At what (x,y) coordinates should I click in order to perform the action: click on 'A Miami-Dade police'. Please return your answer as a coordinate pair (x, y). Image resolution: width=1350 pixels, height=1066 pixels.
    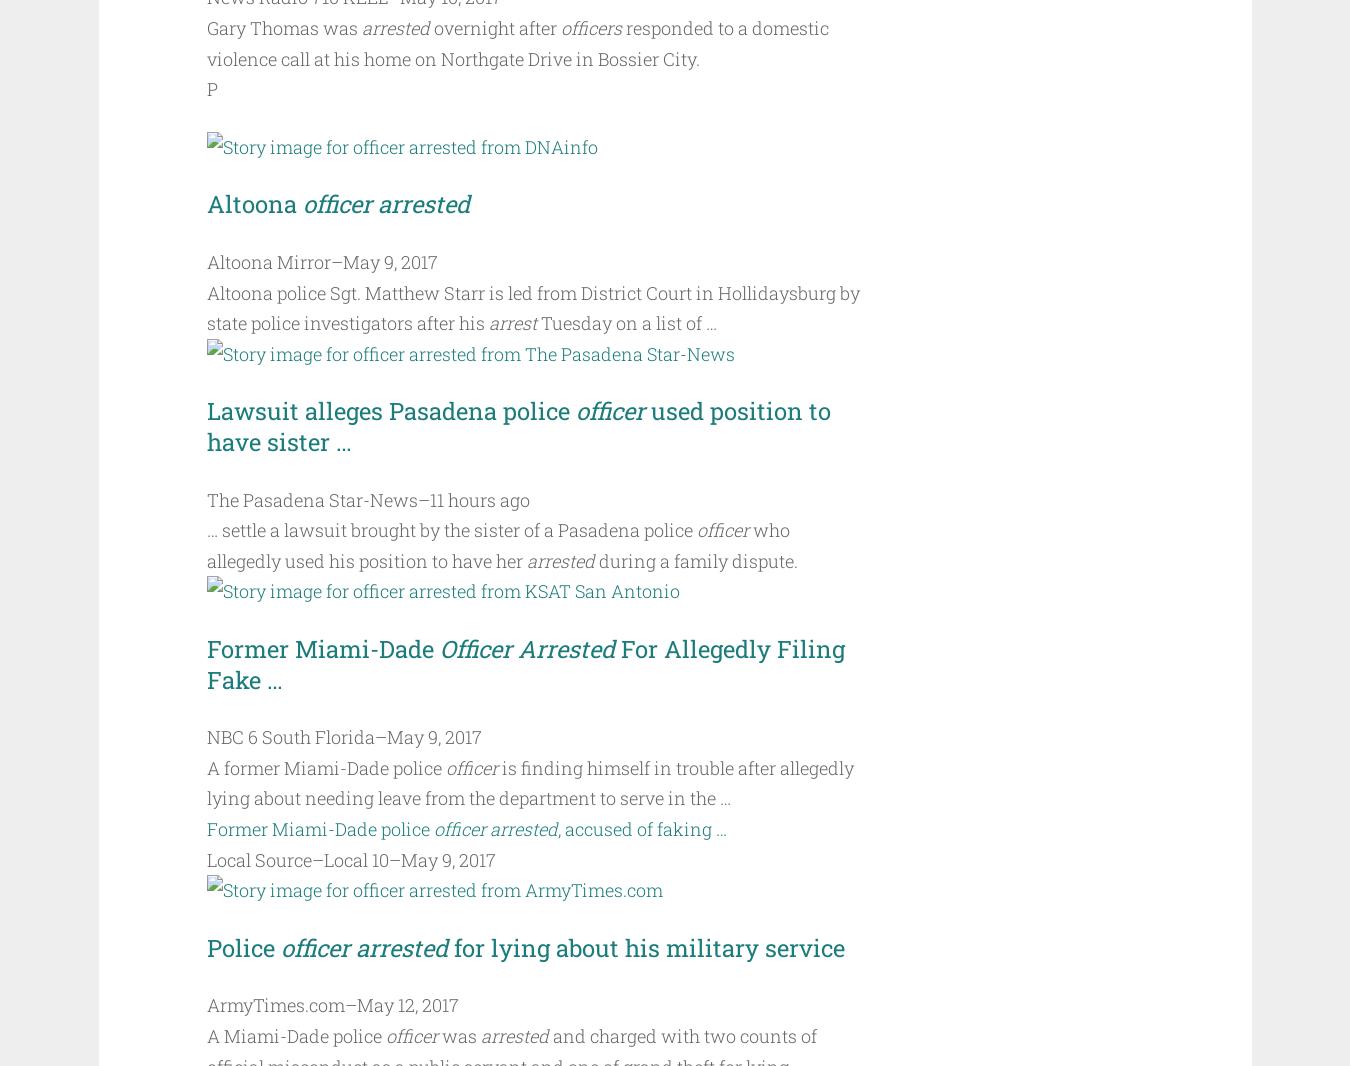
    Looking at the image, I should click on (294, 1034).